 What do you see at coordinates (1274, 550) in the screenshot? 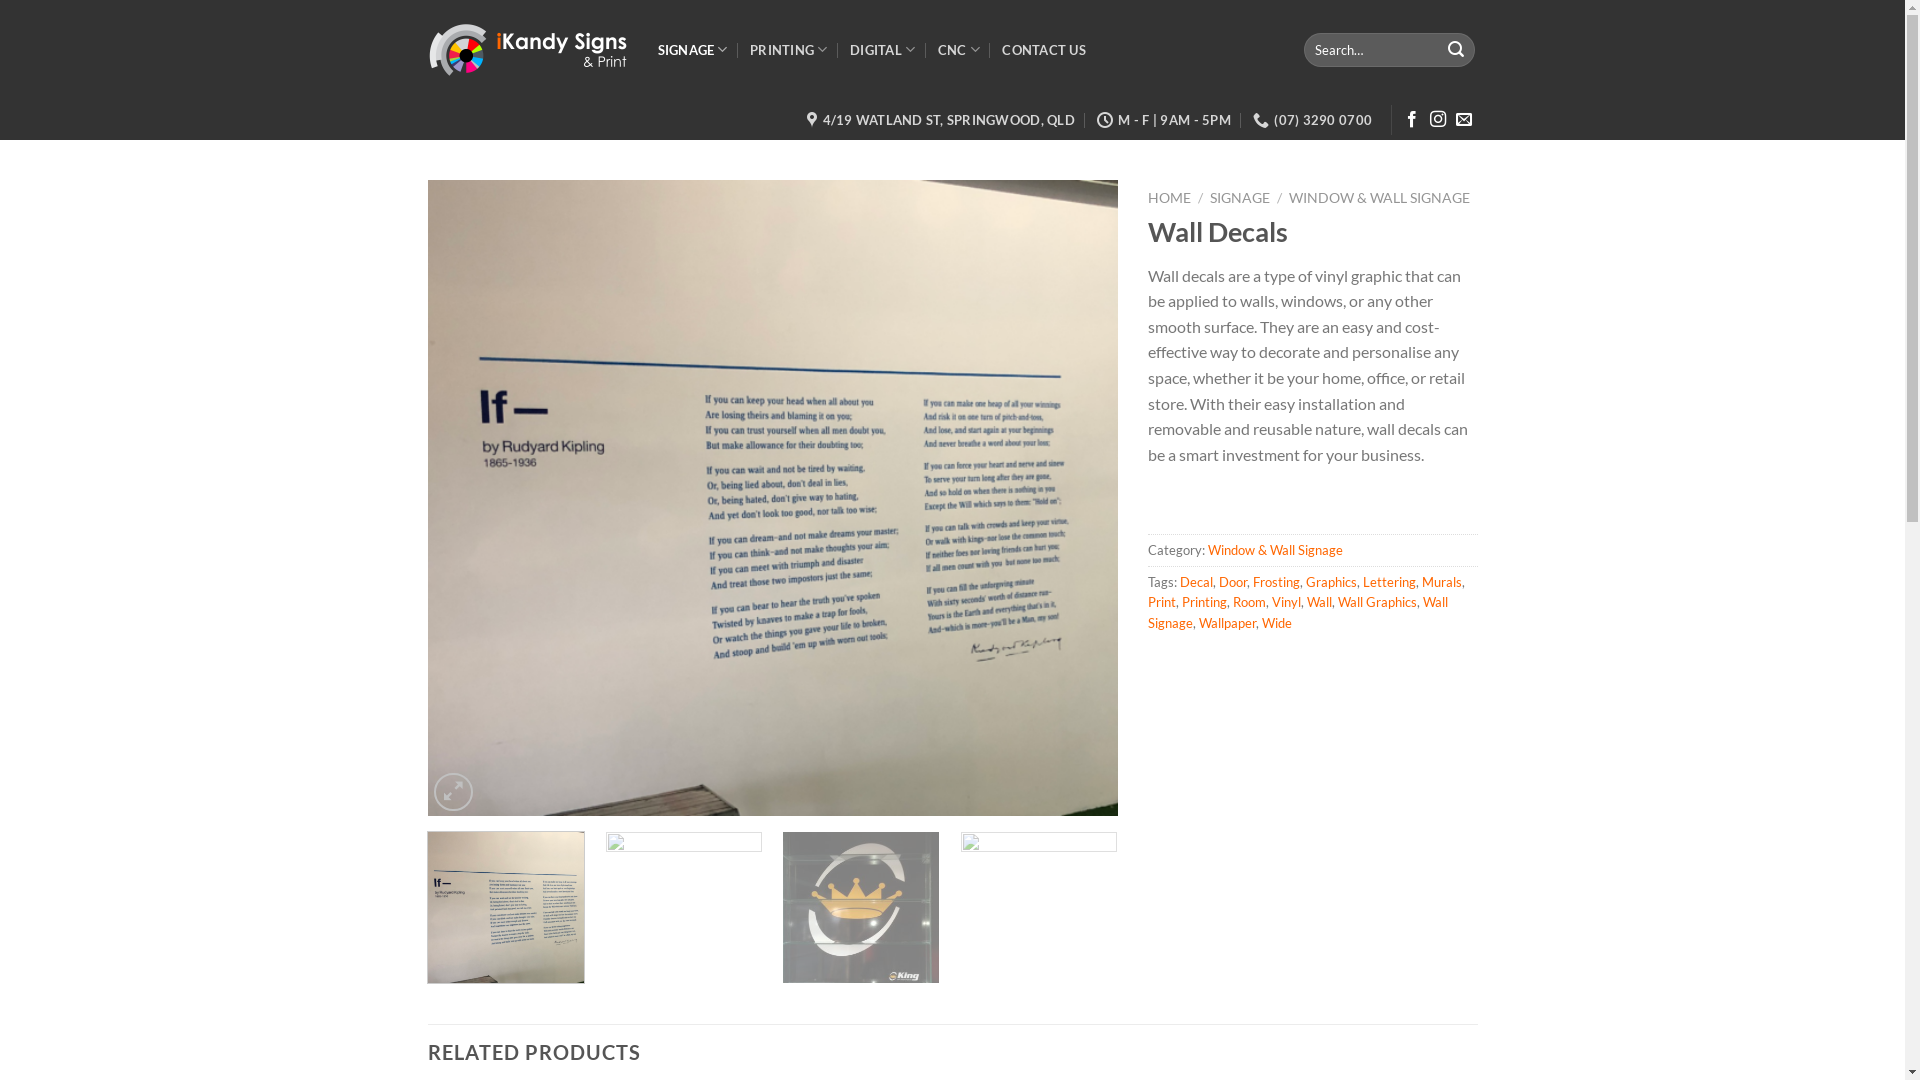
I see `'Window & Wall Signage'` at bounding box center [1274, 550].